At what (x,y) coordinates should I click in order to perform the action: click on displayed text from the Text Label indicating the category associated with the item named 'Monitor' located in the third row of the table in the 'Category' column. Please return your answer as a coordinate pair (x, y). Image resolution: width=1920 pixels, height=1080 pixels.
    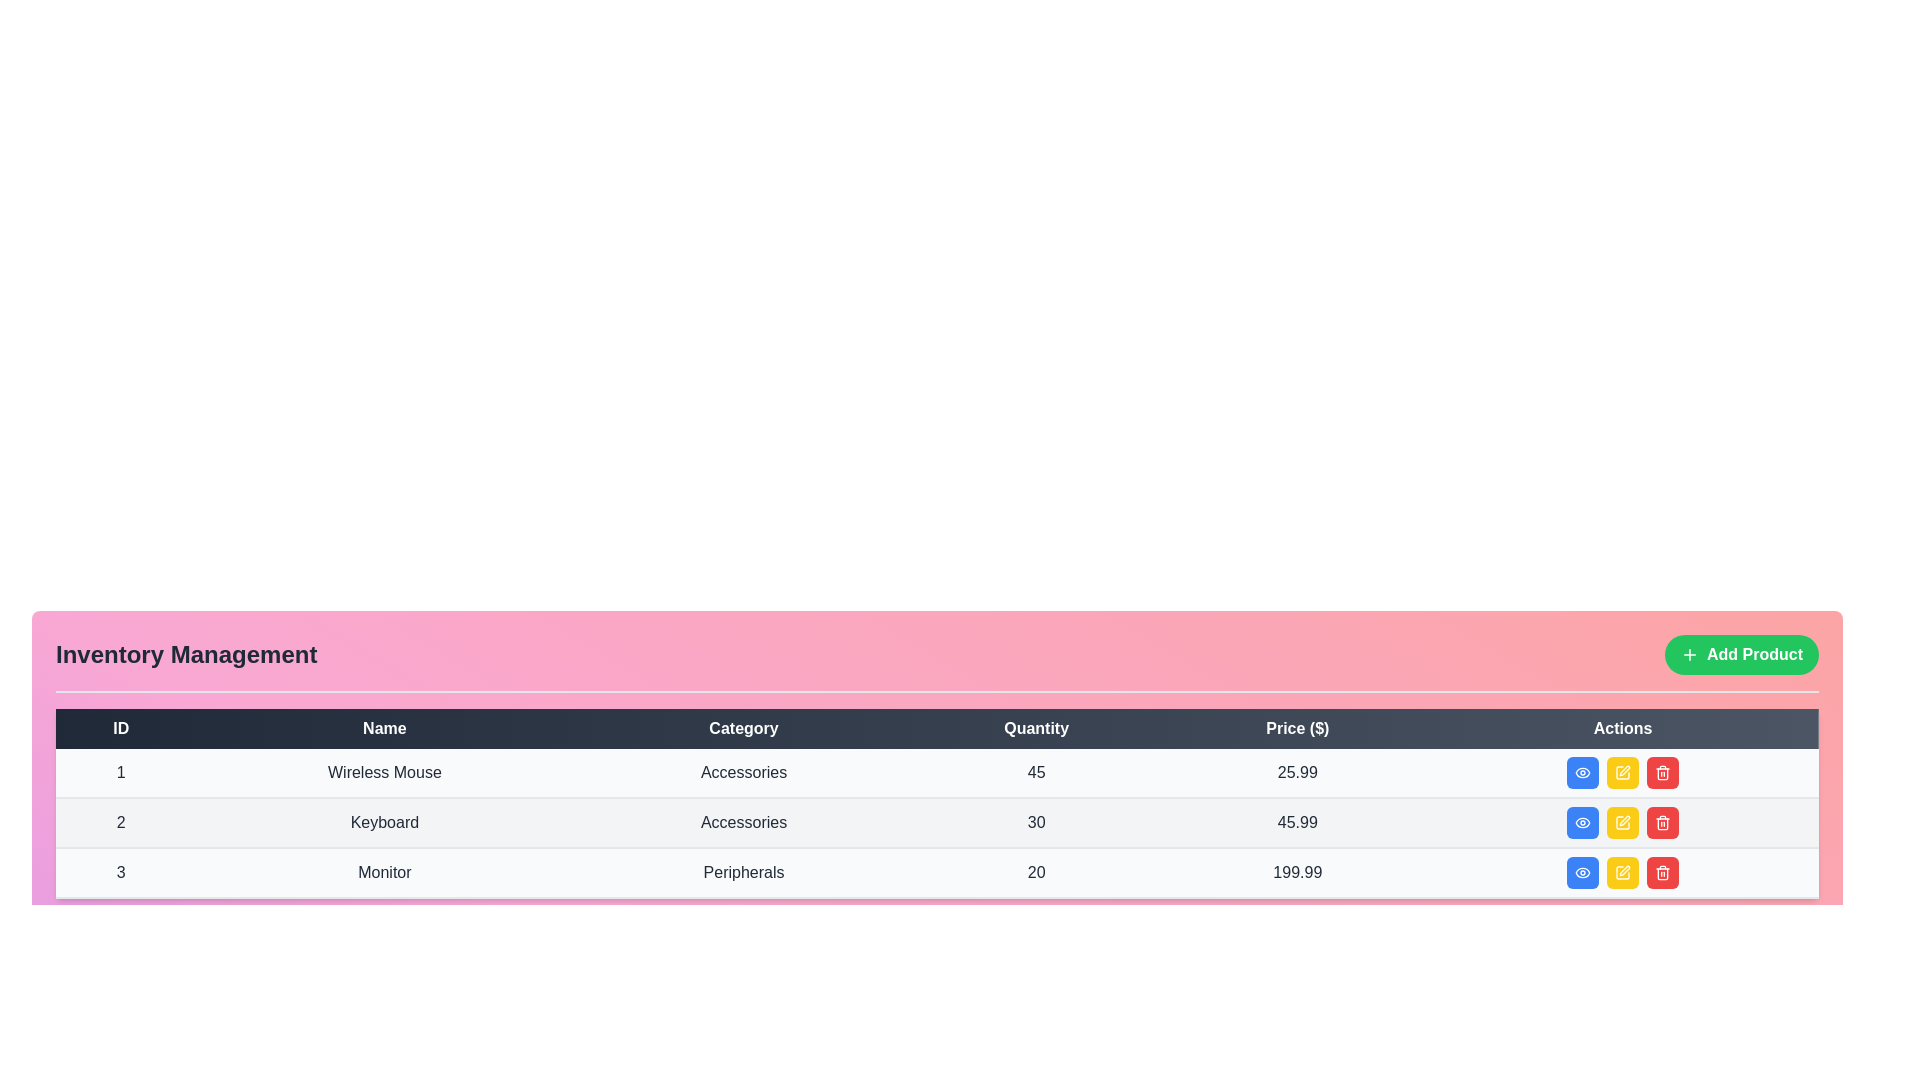
    Looking at the image, I should click on (743, 871).